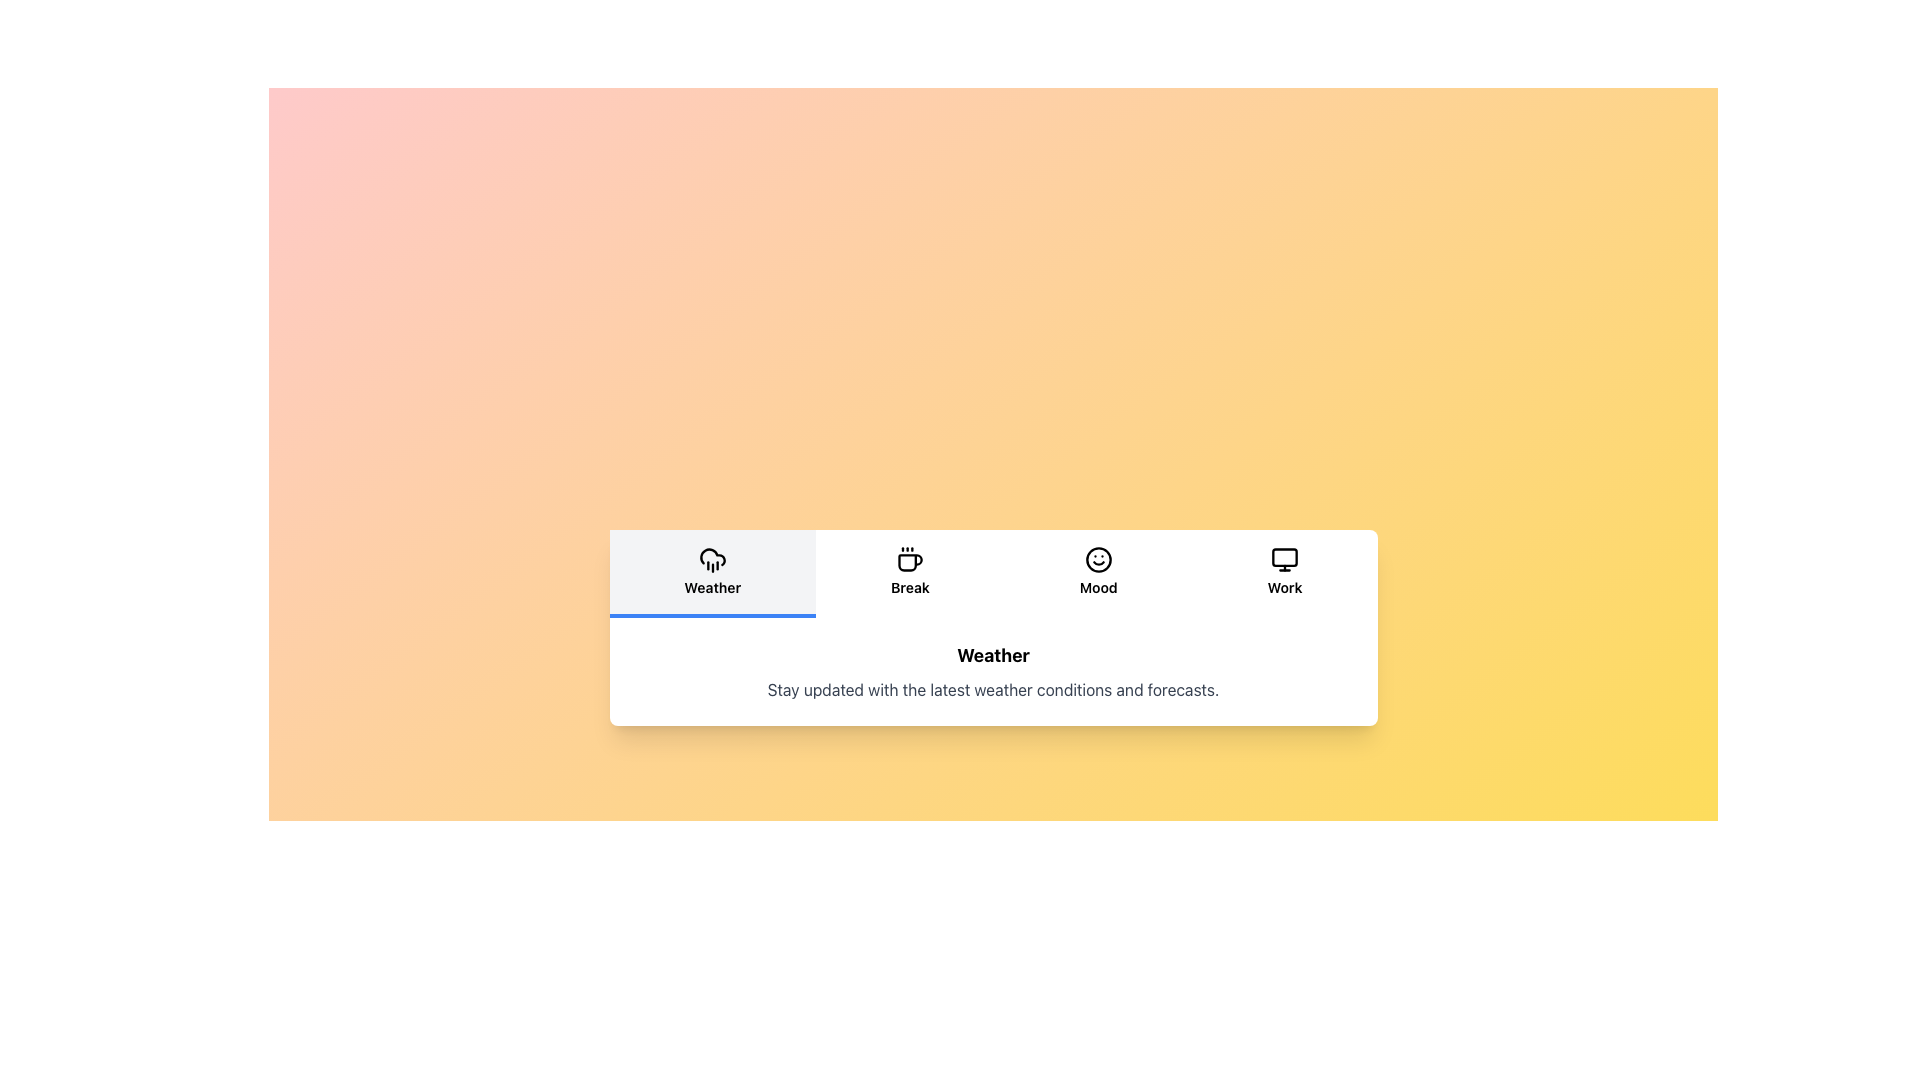  What do you see at coordinates (712, 586) in the screenshot?
I see `the 'Weather' text label in the top menu bar, which is styled in bold and has a blue underline indicating it is selected, for navigation` at bounding box center [712, 586].